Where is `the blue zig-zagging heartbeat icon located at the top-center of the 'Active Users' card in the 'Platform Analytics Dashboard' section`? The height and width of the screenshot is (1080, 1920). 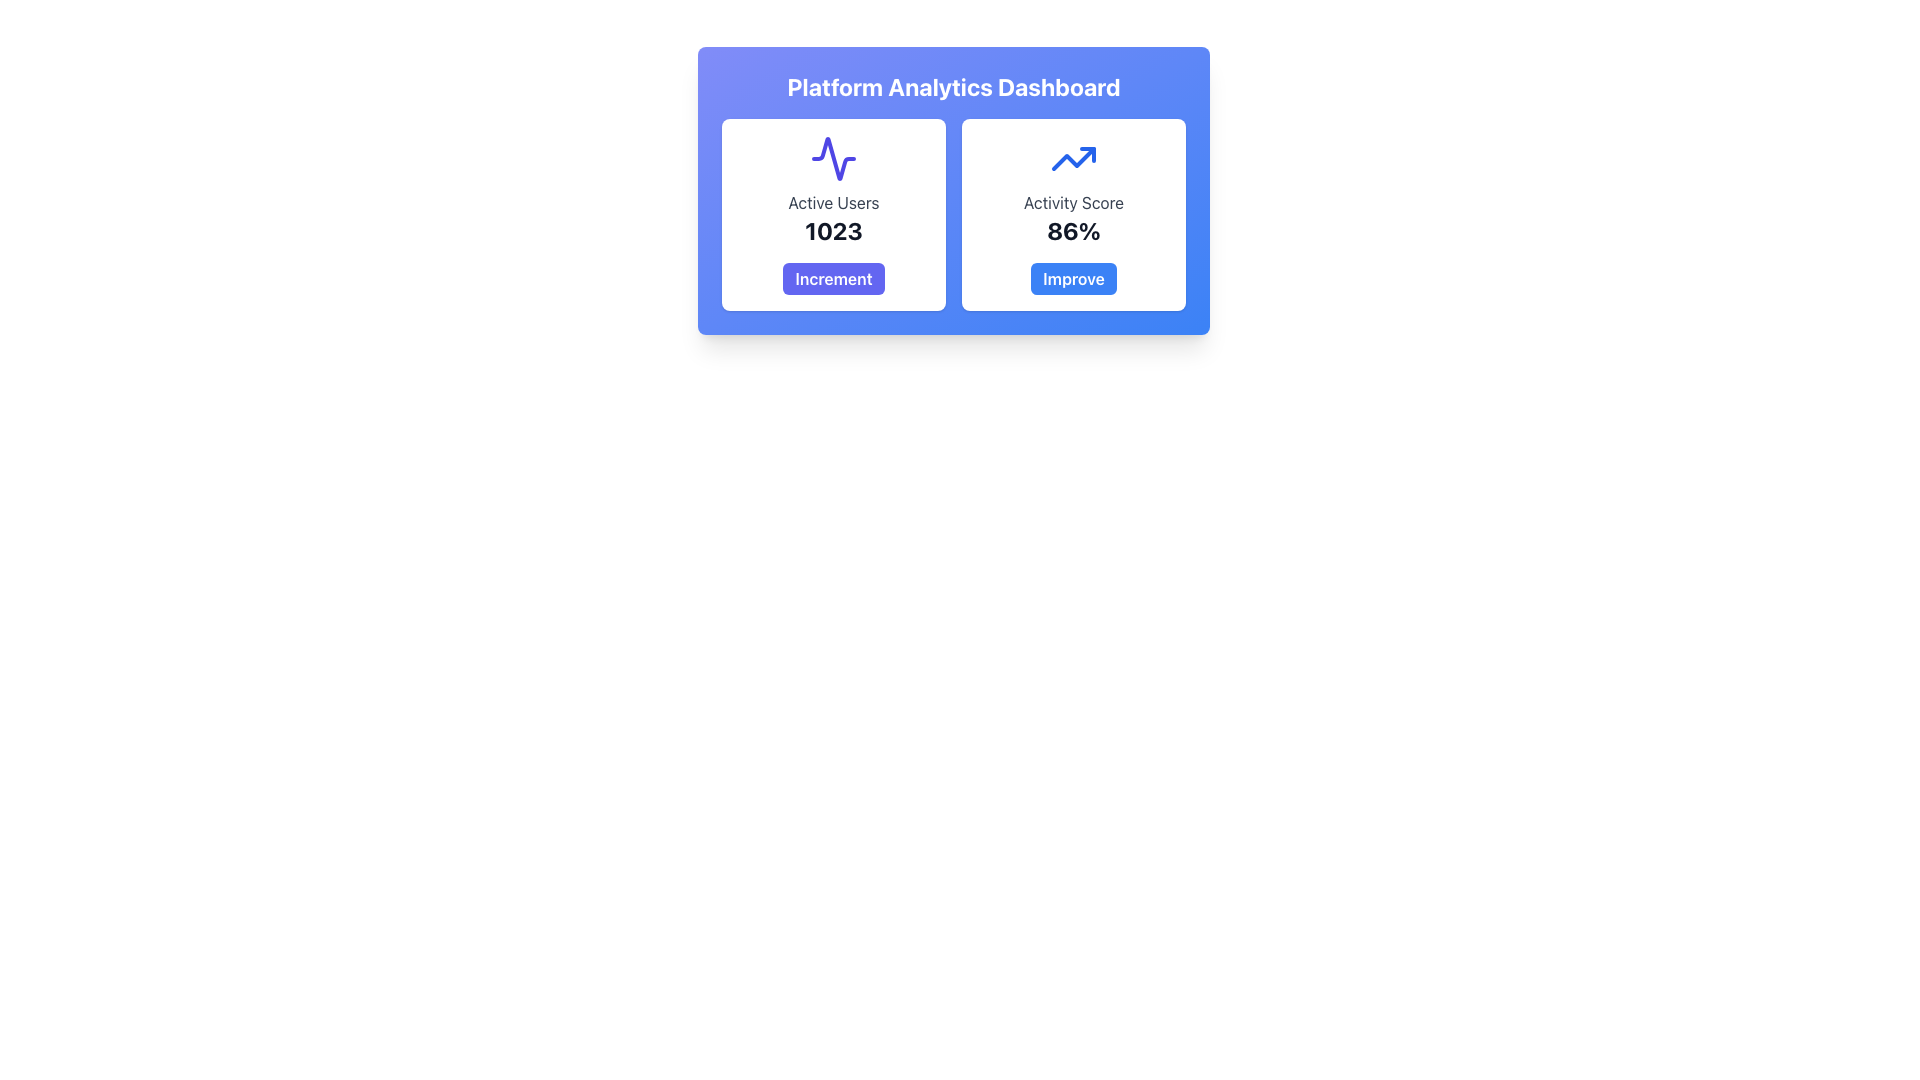
the blue zig-zagging heartbeat icon located at the top-center of the 'Active Users' card in the 'Platform Analytics Dashboard' section is located at coordinates (834, 157).